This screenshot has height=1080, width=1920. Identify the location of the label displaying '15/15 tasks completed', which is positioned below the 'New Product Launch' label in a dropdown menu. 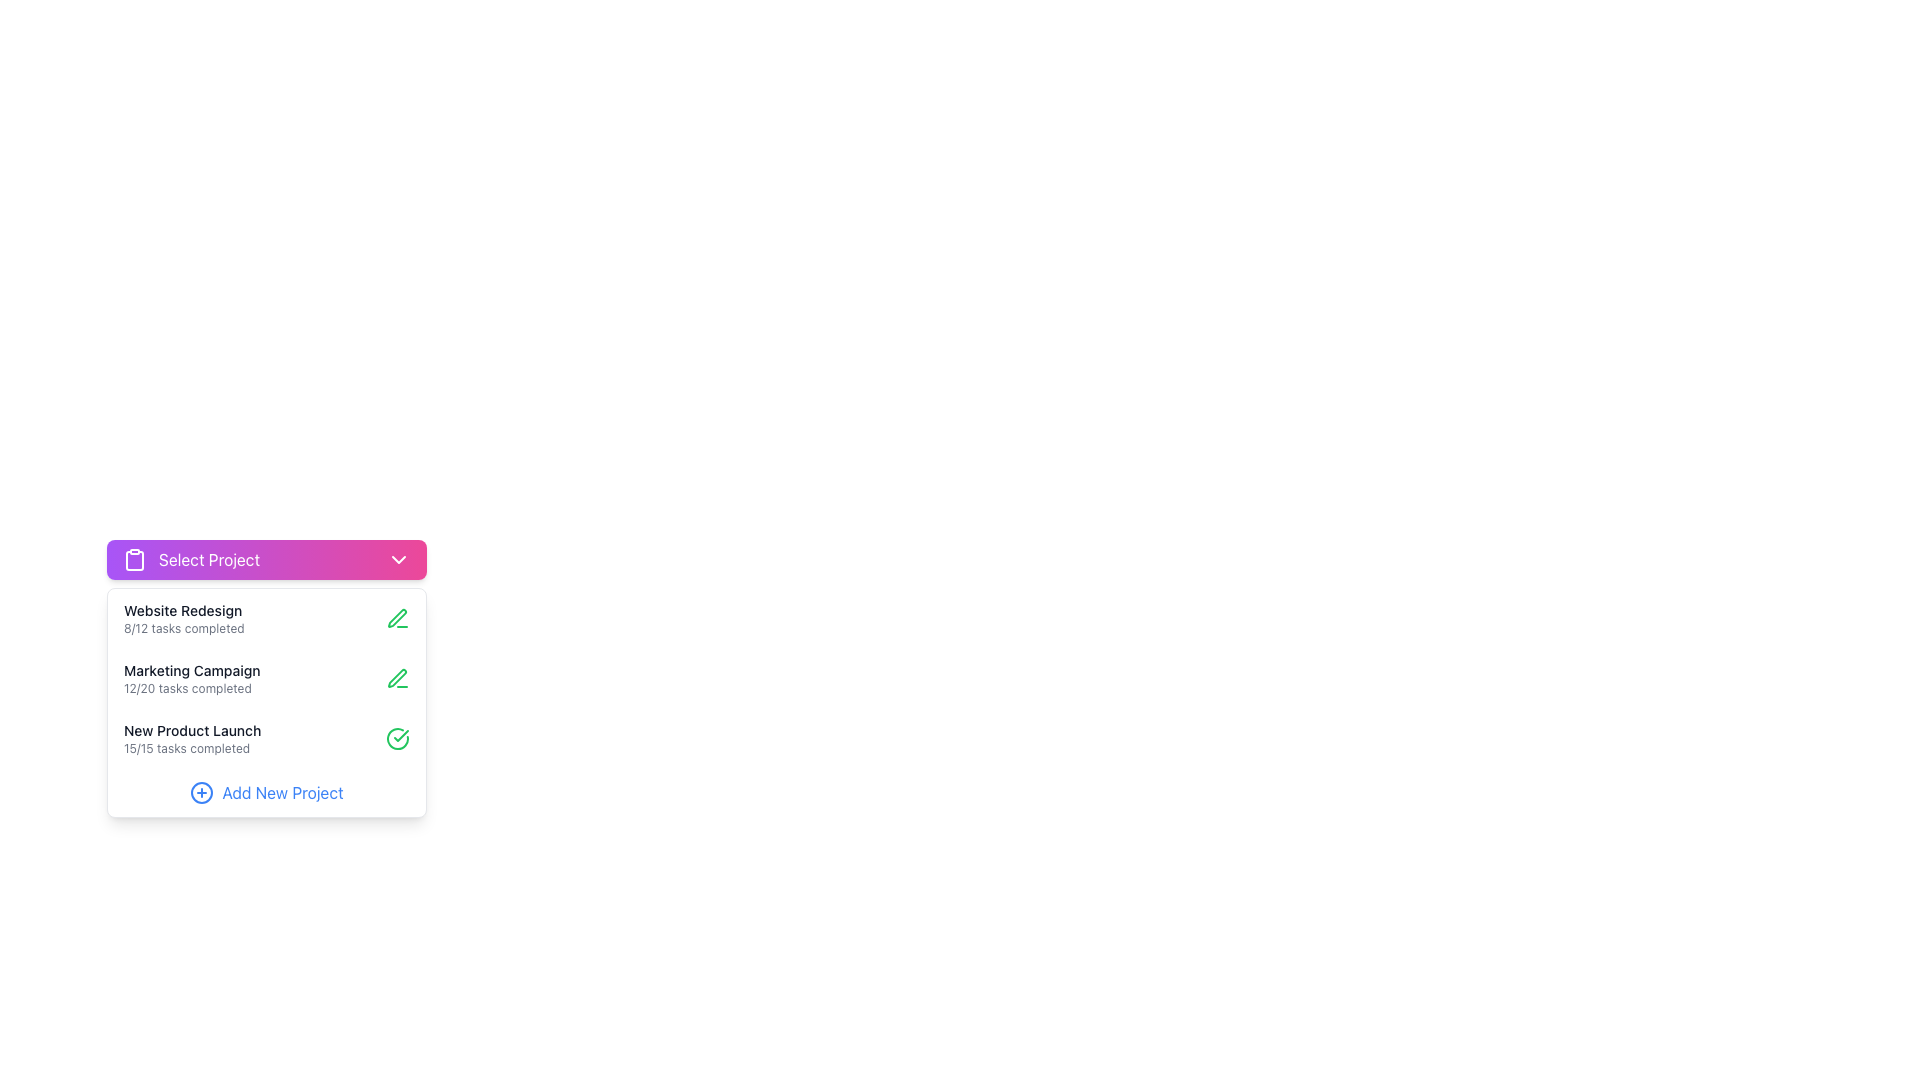
(192, 748).